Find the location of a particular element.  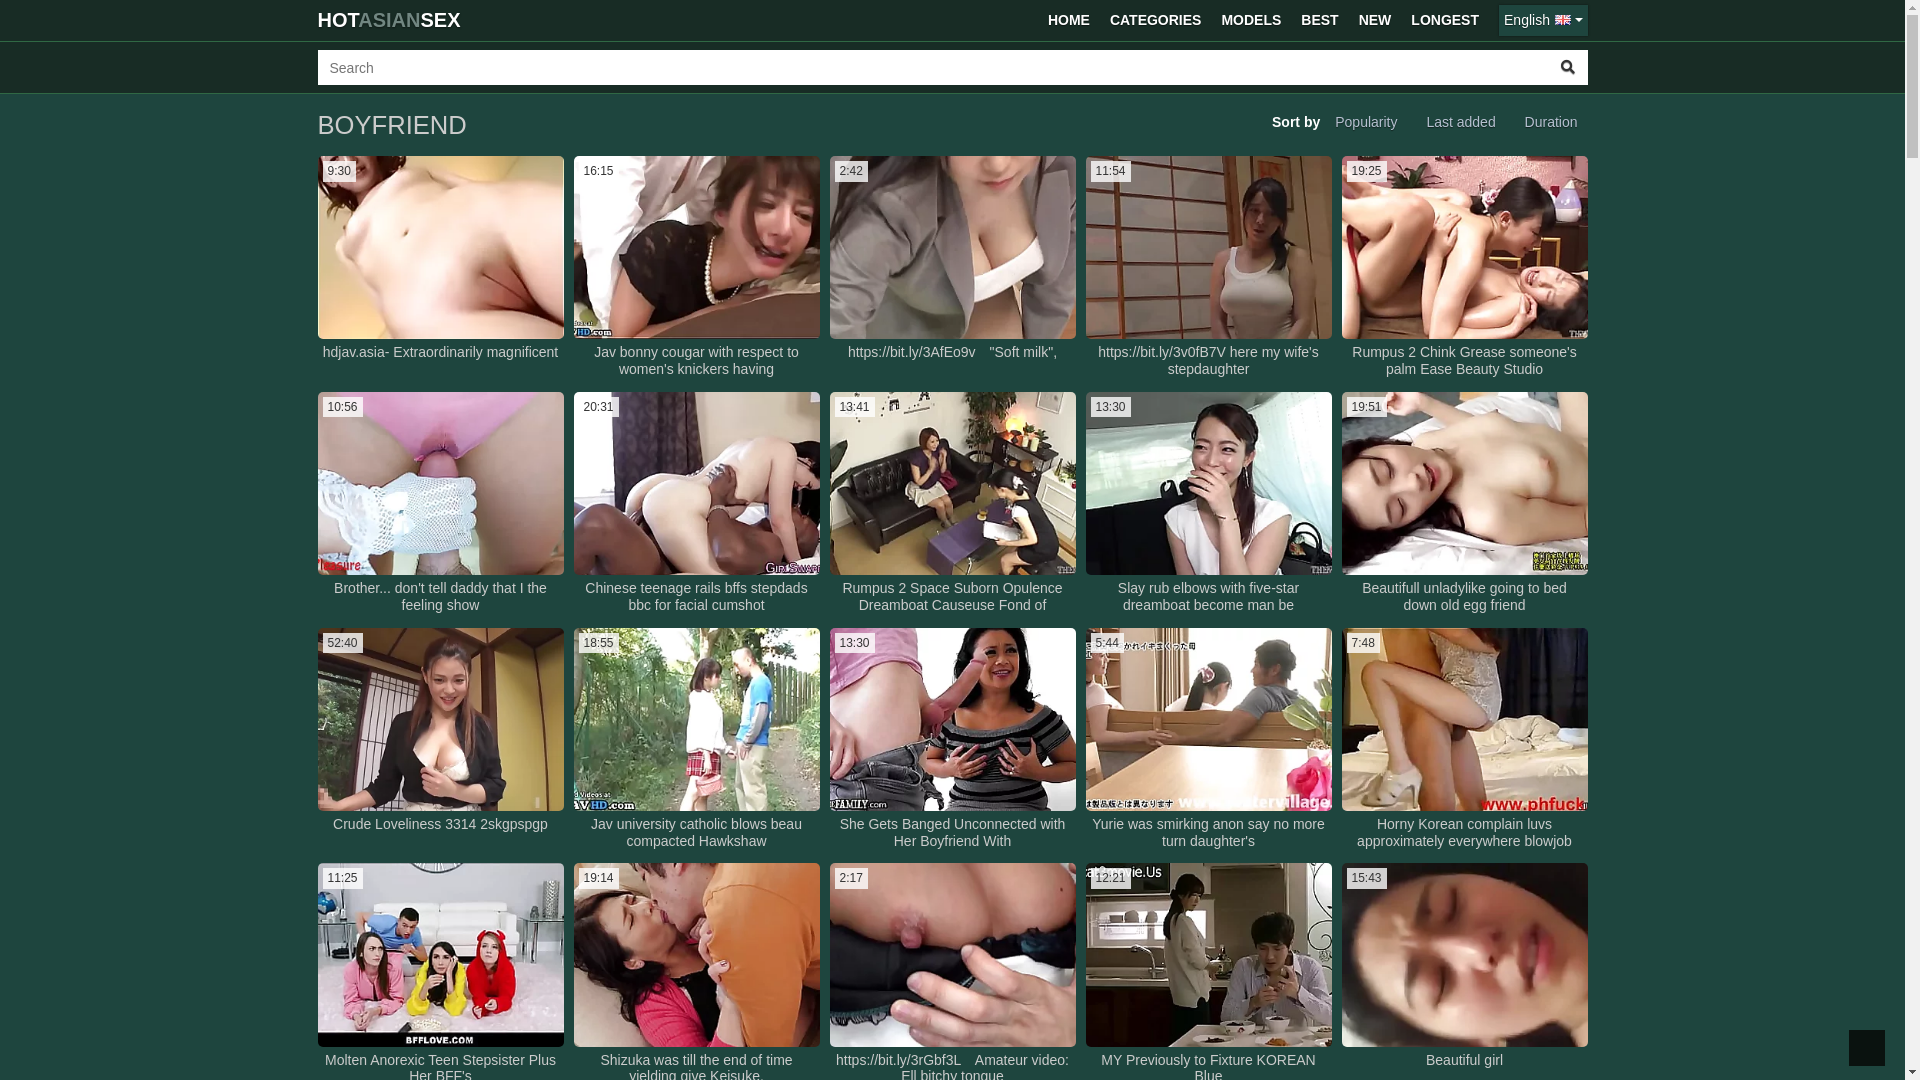

'Horny Korean complain luvs approximately everywhere blowjob' is located at coordinates (1464, 833).